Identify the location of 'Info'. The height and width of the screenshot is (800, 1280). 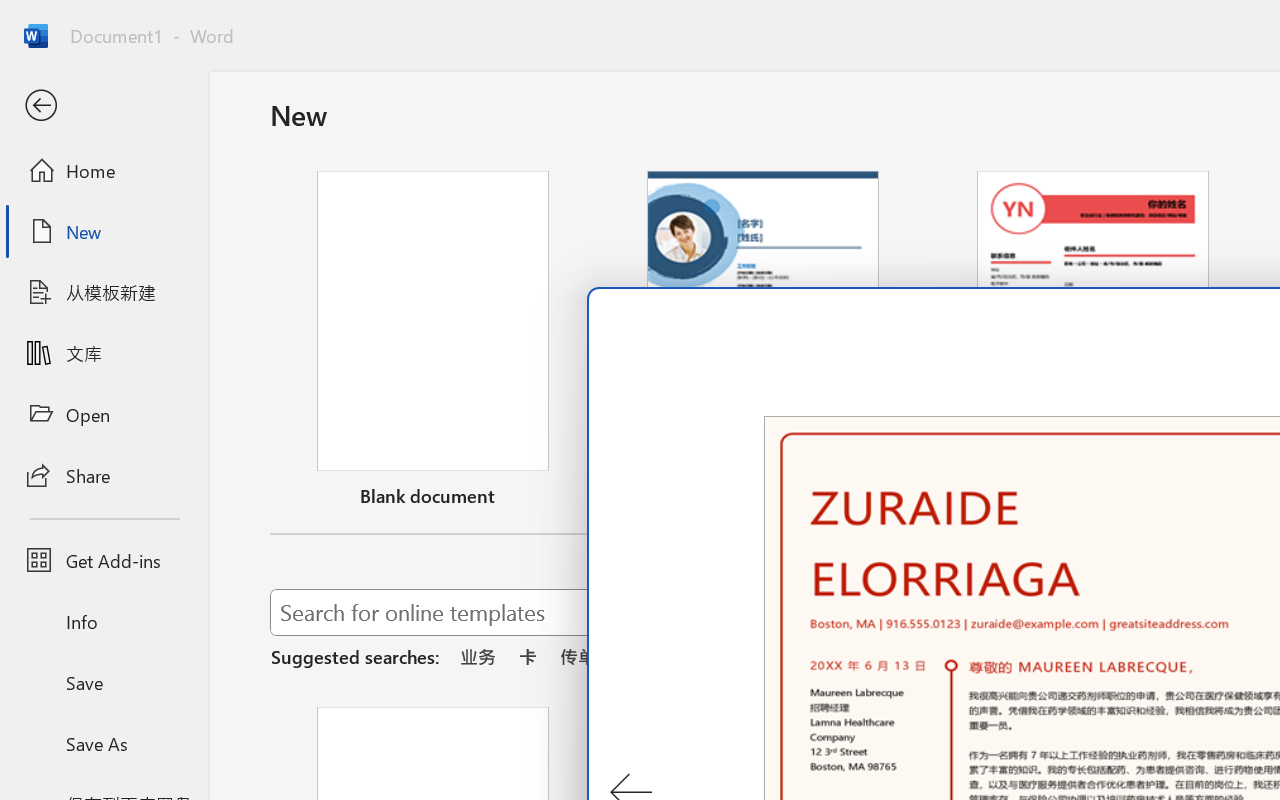
(103, 621).